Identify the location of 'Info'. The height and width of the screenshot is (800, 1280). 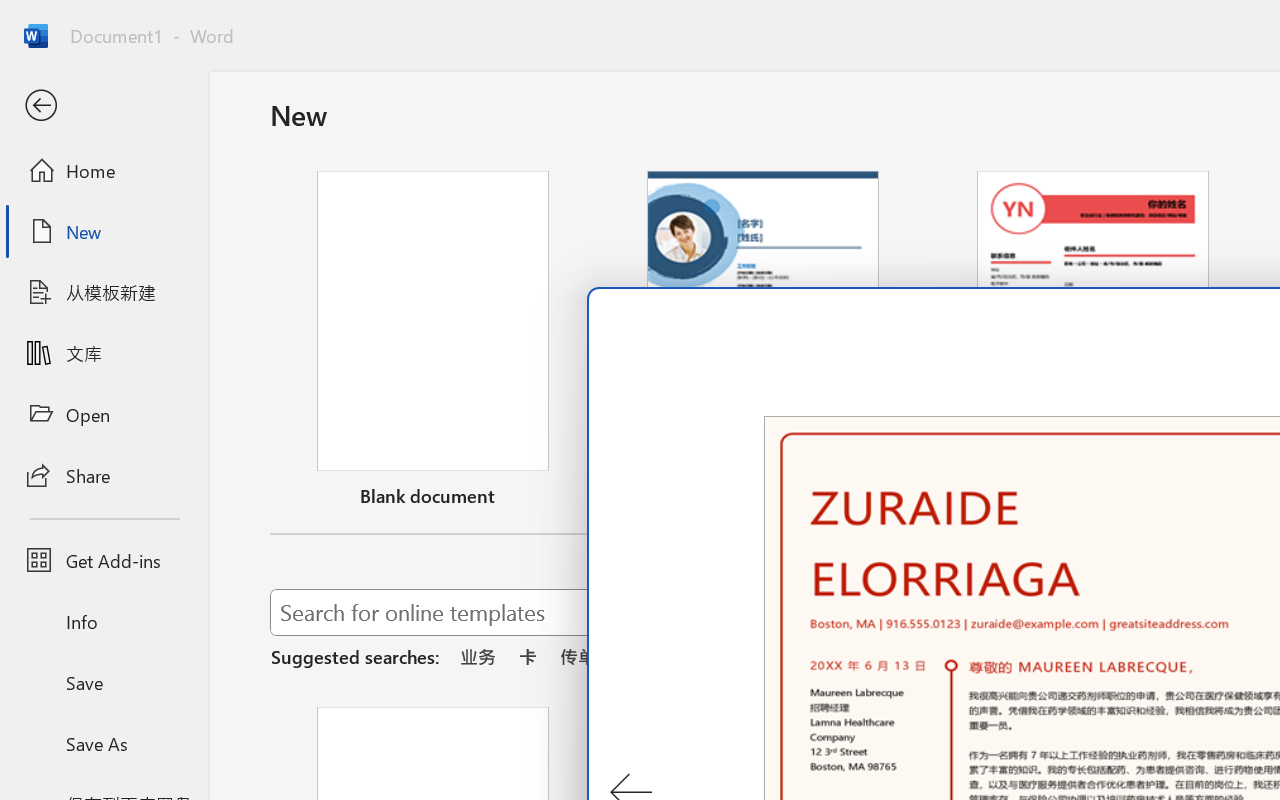
(103, 621).